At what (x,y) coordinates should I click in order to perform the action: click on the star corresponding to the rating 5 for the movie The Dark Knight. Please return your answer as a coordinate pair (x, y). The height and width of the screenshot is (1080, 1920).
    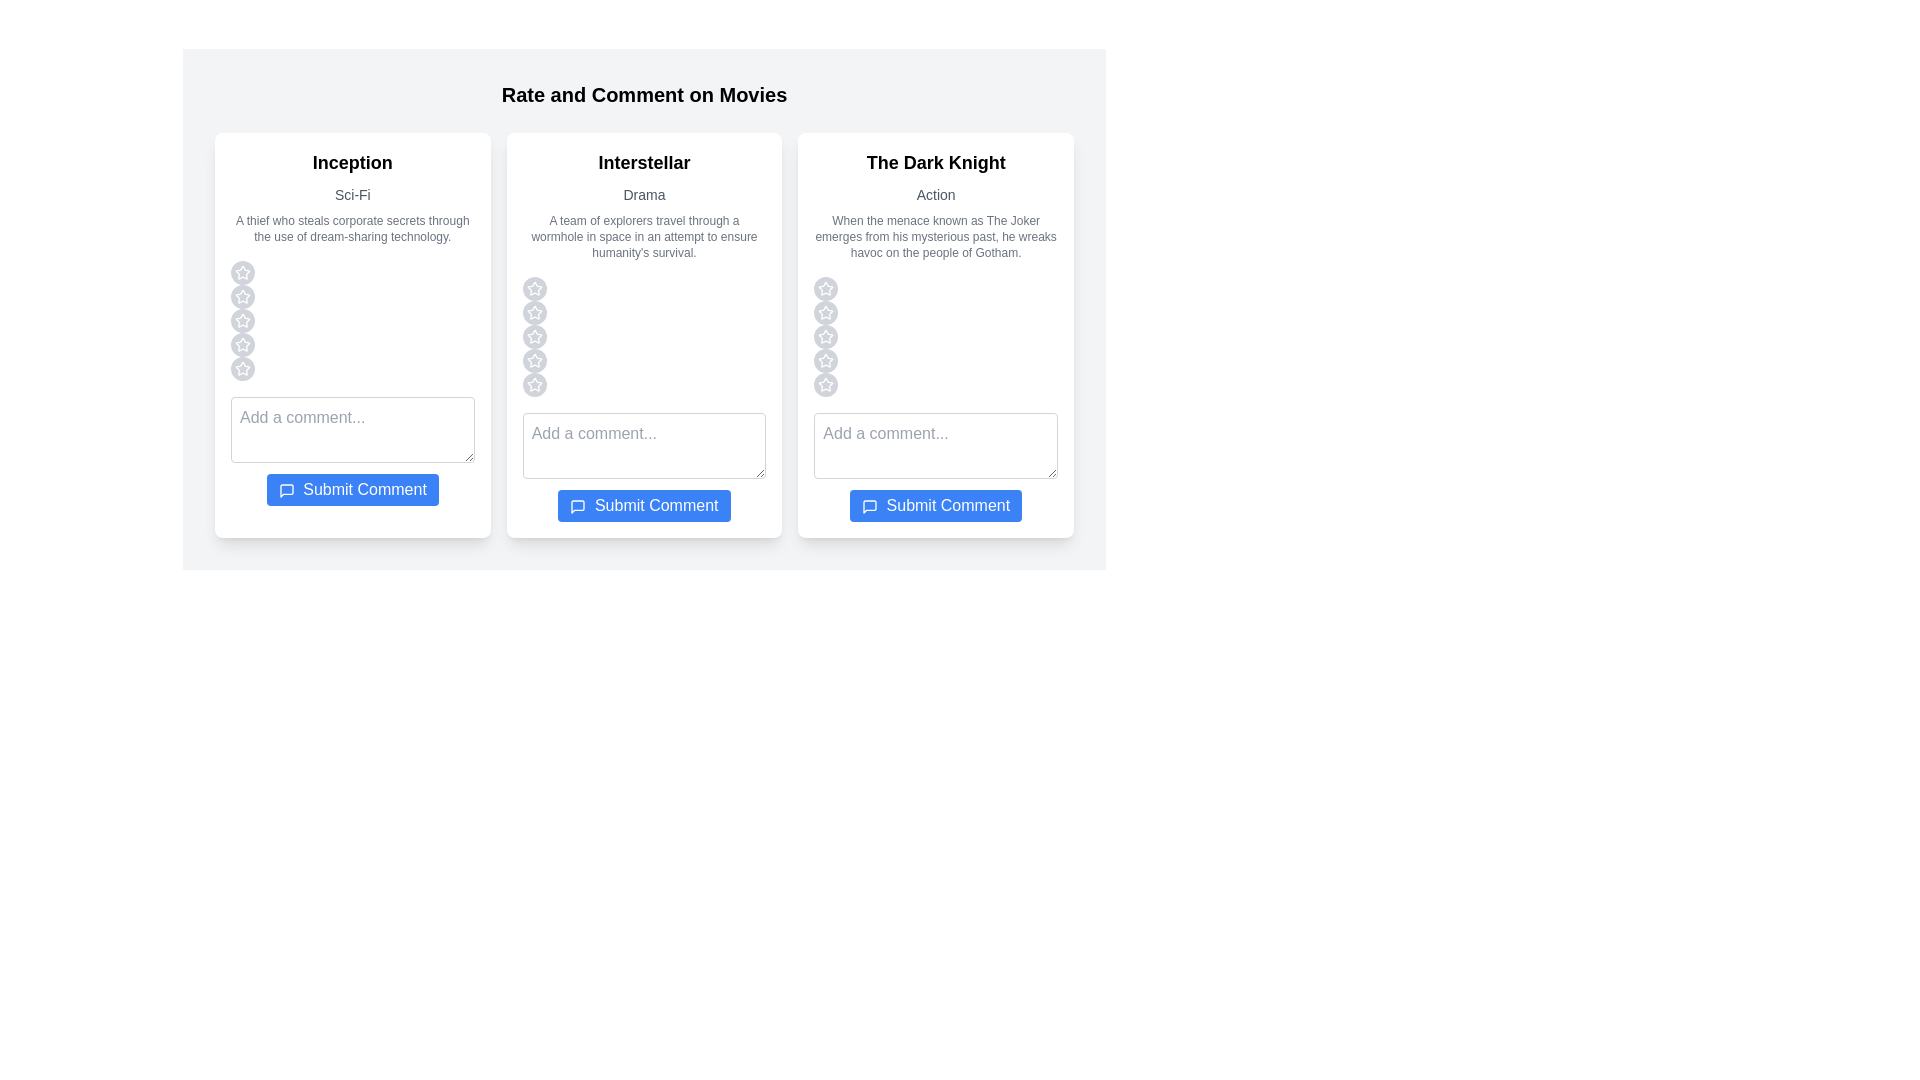
    Looking at the image, I should click on (825, 385).